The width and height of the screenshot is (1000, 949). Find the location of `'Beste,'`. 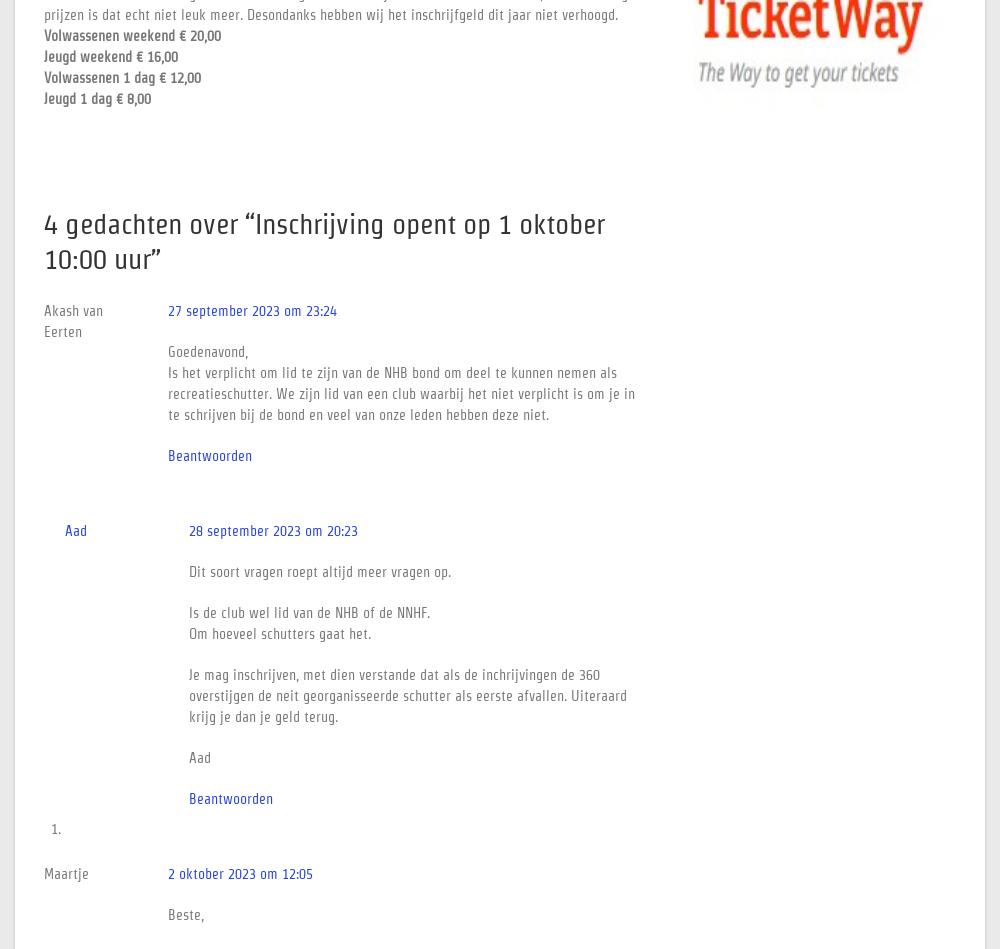

'Beste,' is located at coordinates (186, 914).